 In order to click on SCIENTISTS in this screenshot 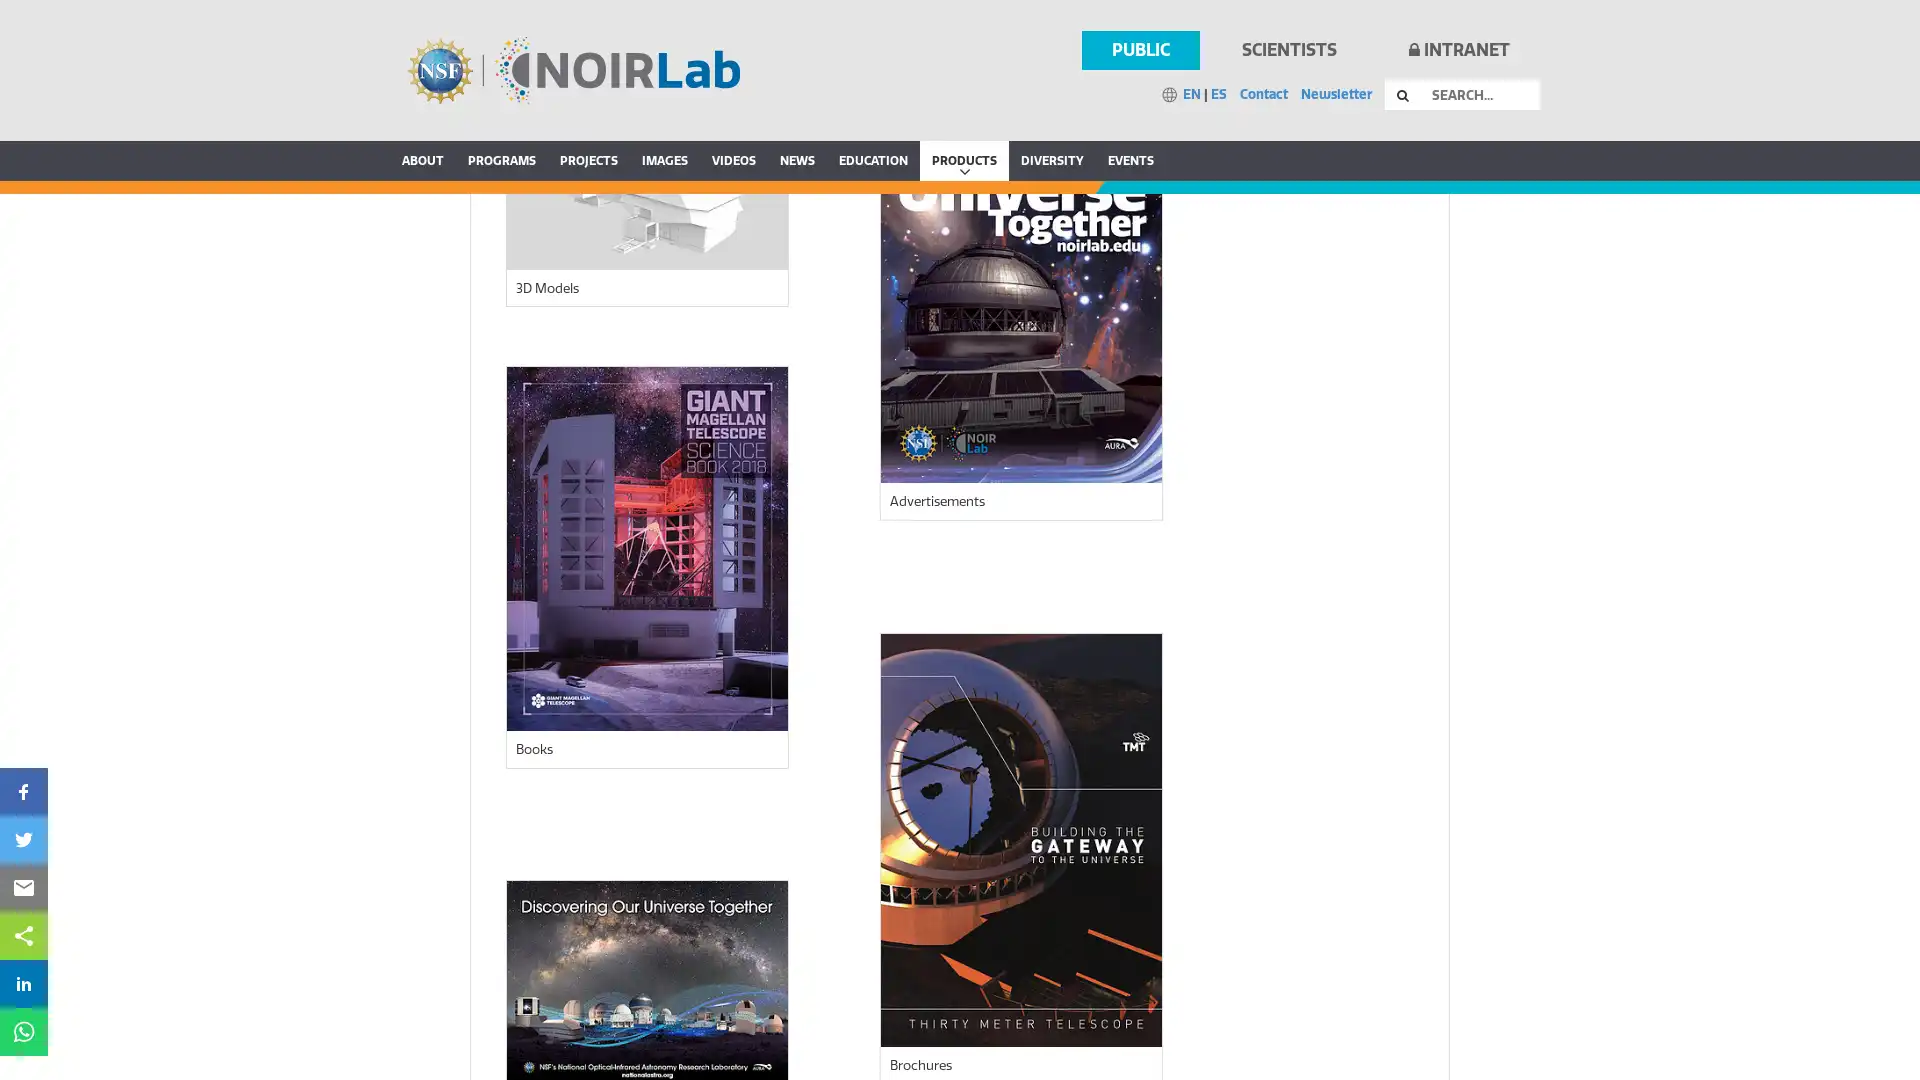, I will do `click(1288, 49)`.